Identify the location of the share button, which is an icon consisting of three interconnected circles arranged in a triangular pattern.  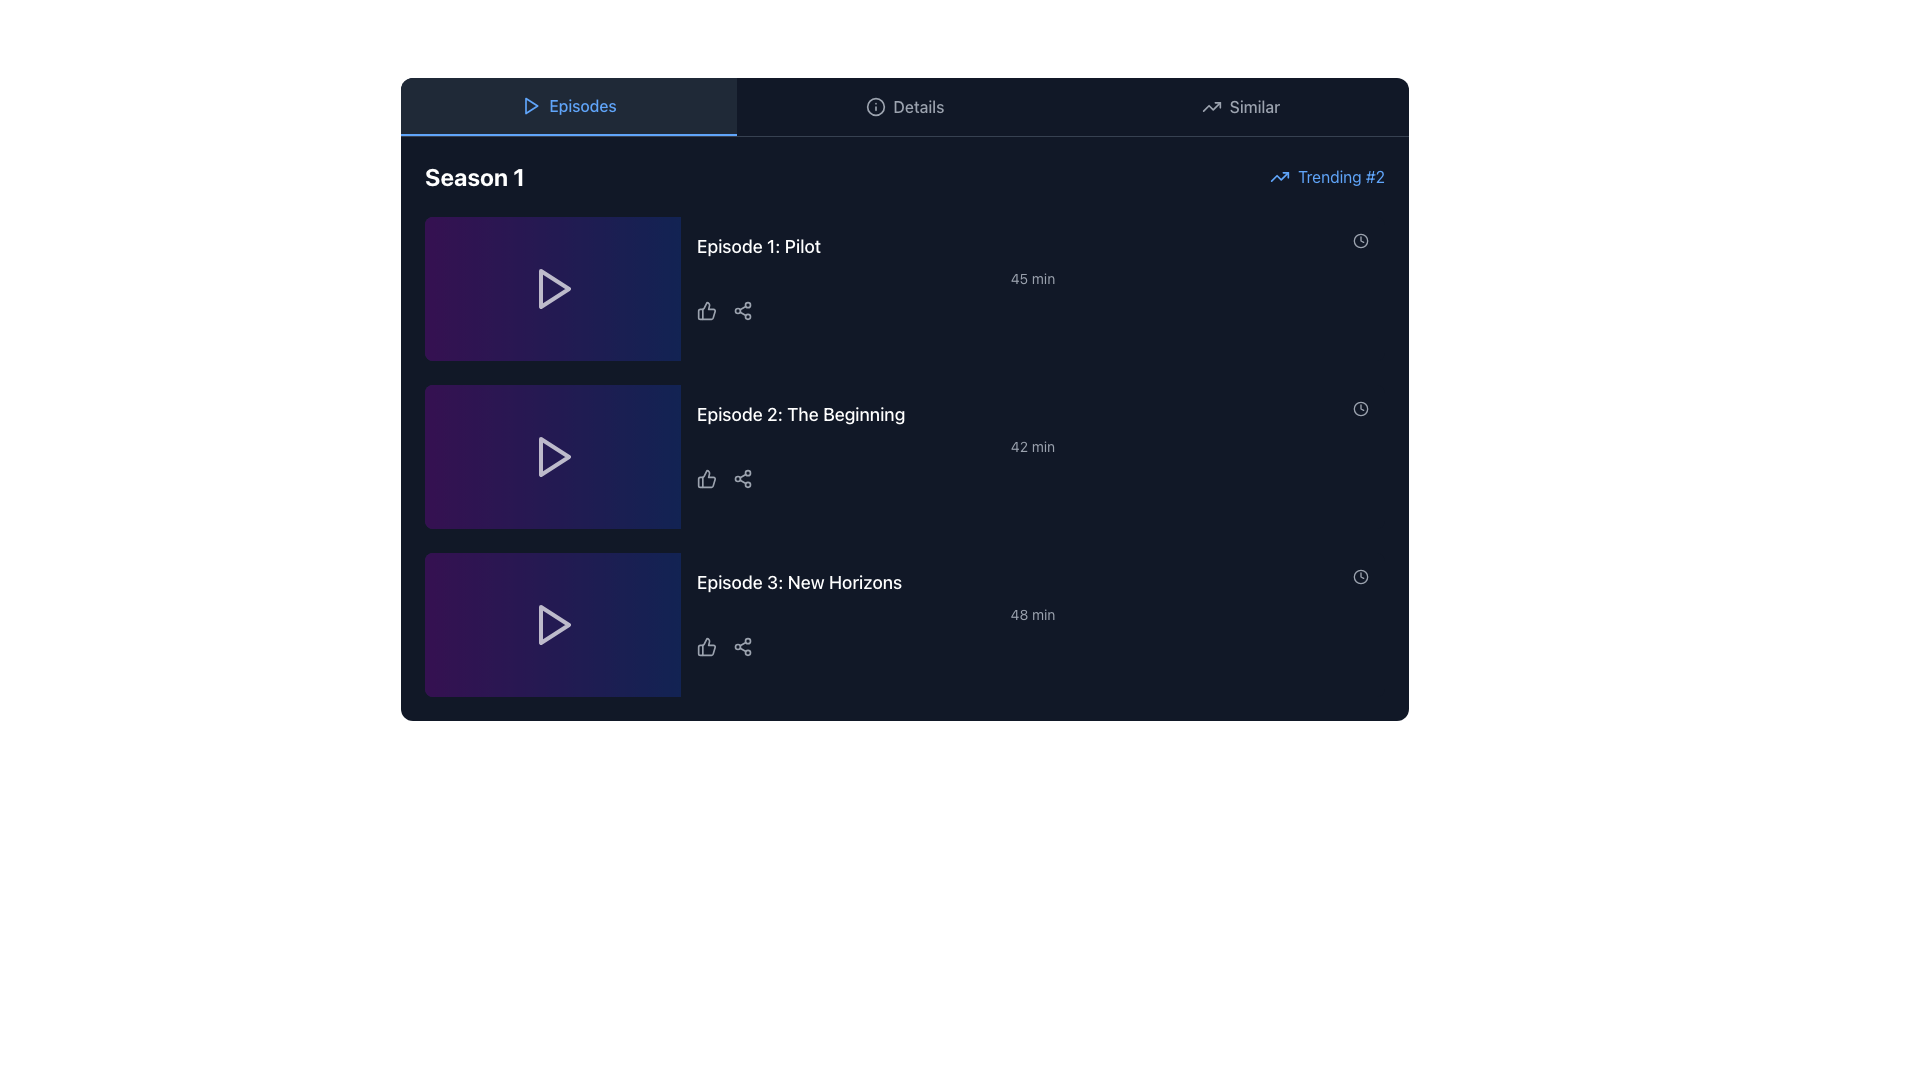
(742, 647).